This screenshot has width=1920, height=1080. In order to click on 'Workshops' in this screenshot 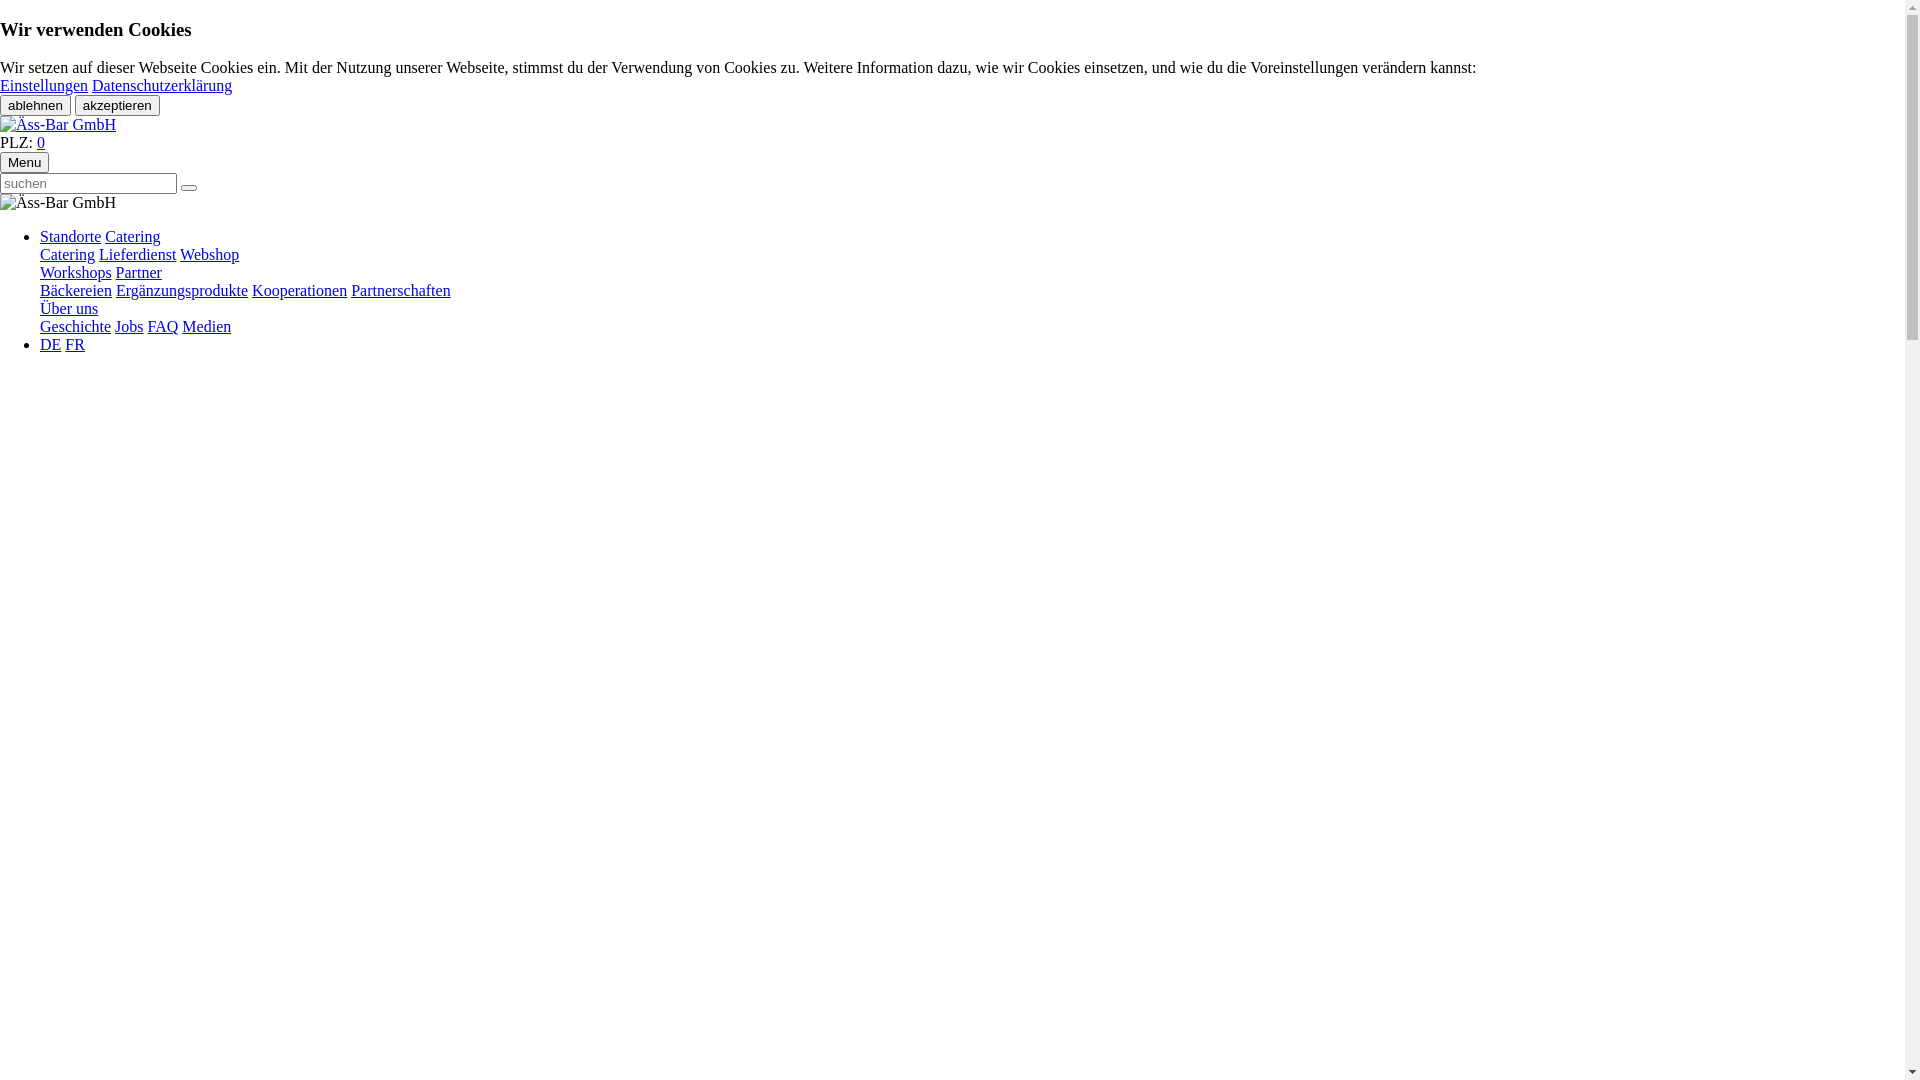, I will do `click(76, 272)`.